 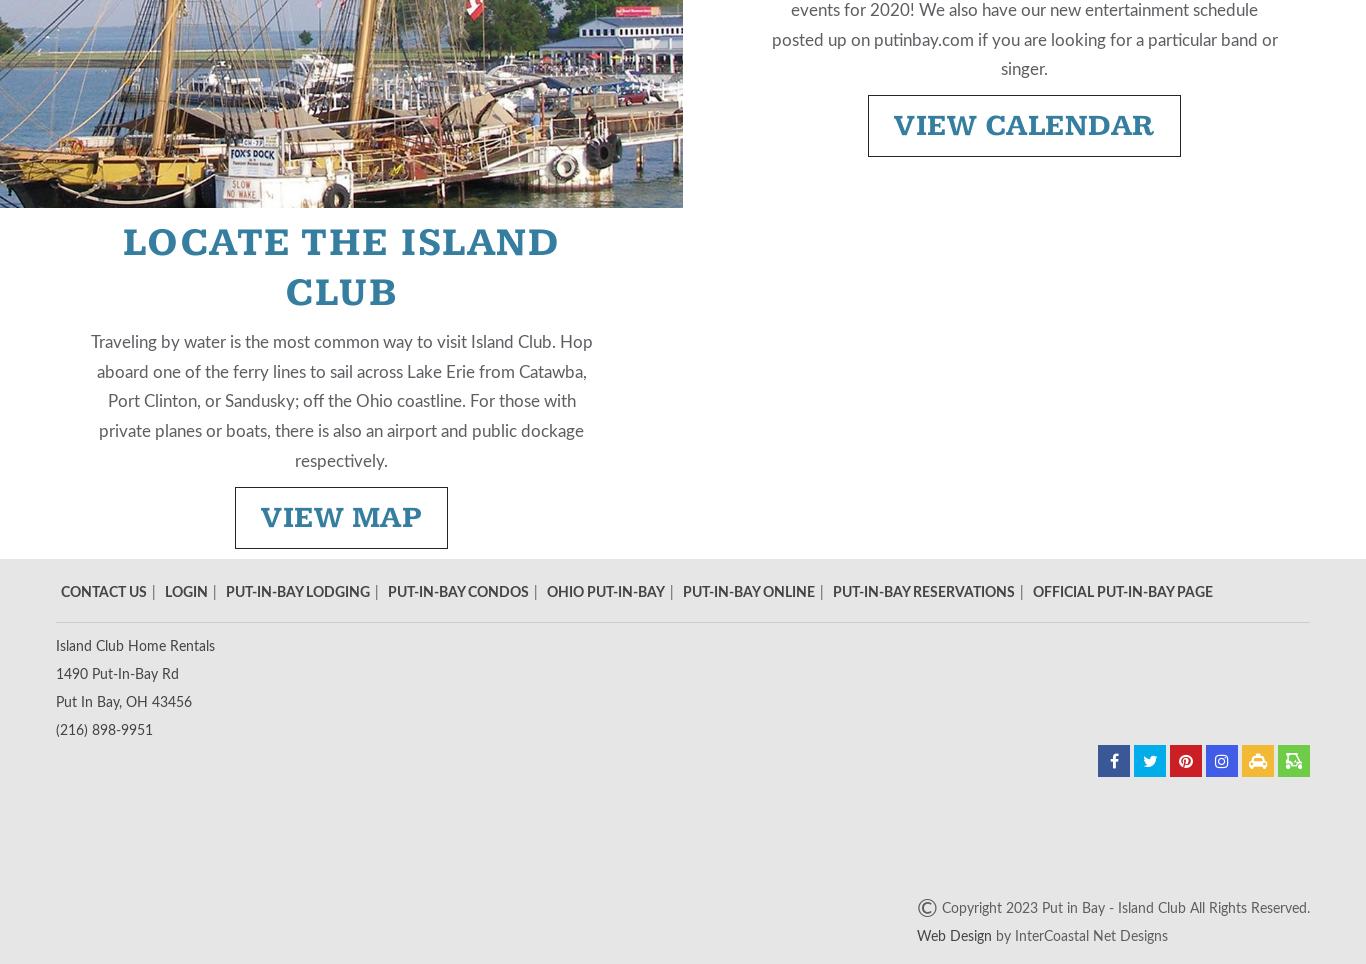 I want to click on 'Ohio Put-In-Bay', so click(x=604, y=590).